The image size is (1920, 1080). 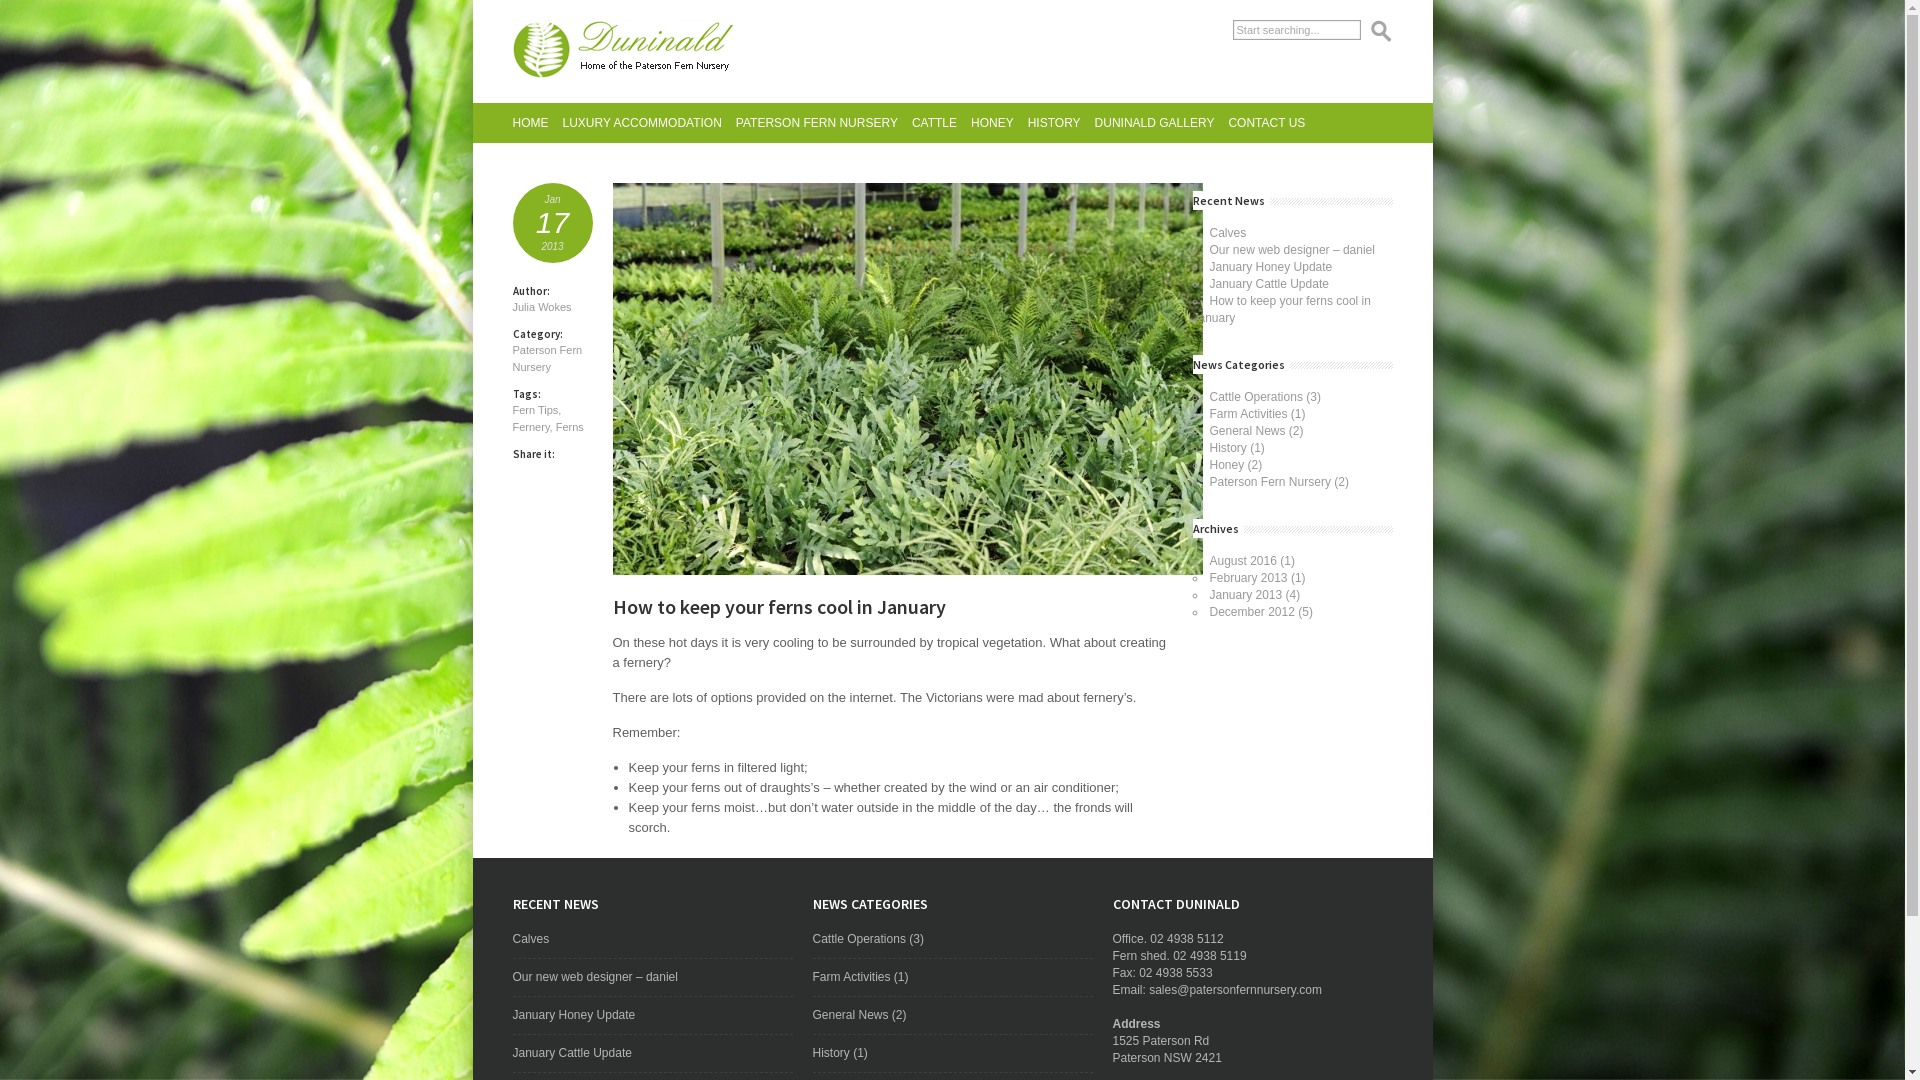 I want to click on 'DUNINALD GALLERY', so click(x=1093, y=123).